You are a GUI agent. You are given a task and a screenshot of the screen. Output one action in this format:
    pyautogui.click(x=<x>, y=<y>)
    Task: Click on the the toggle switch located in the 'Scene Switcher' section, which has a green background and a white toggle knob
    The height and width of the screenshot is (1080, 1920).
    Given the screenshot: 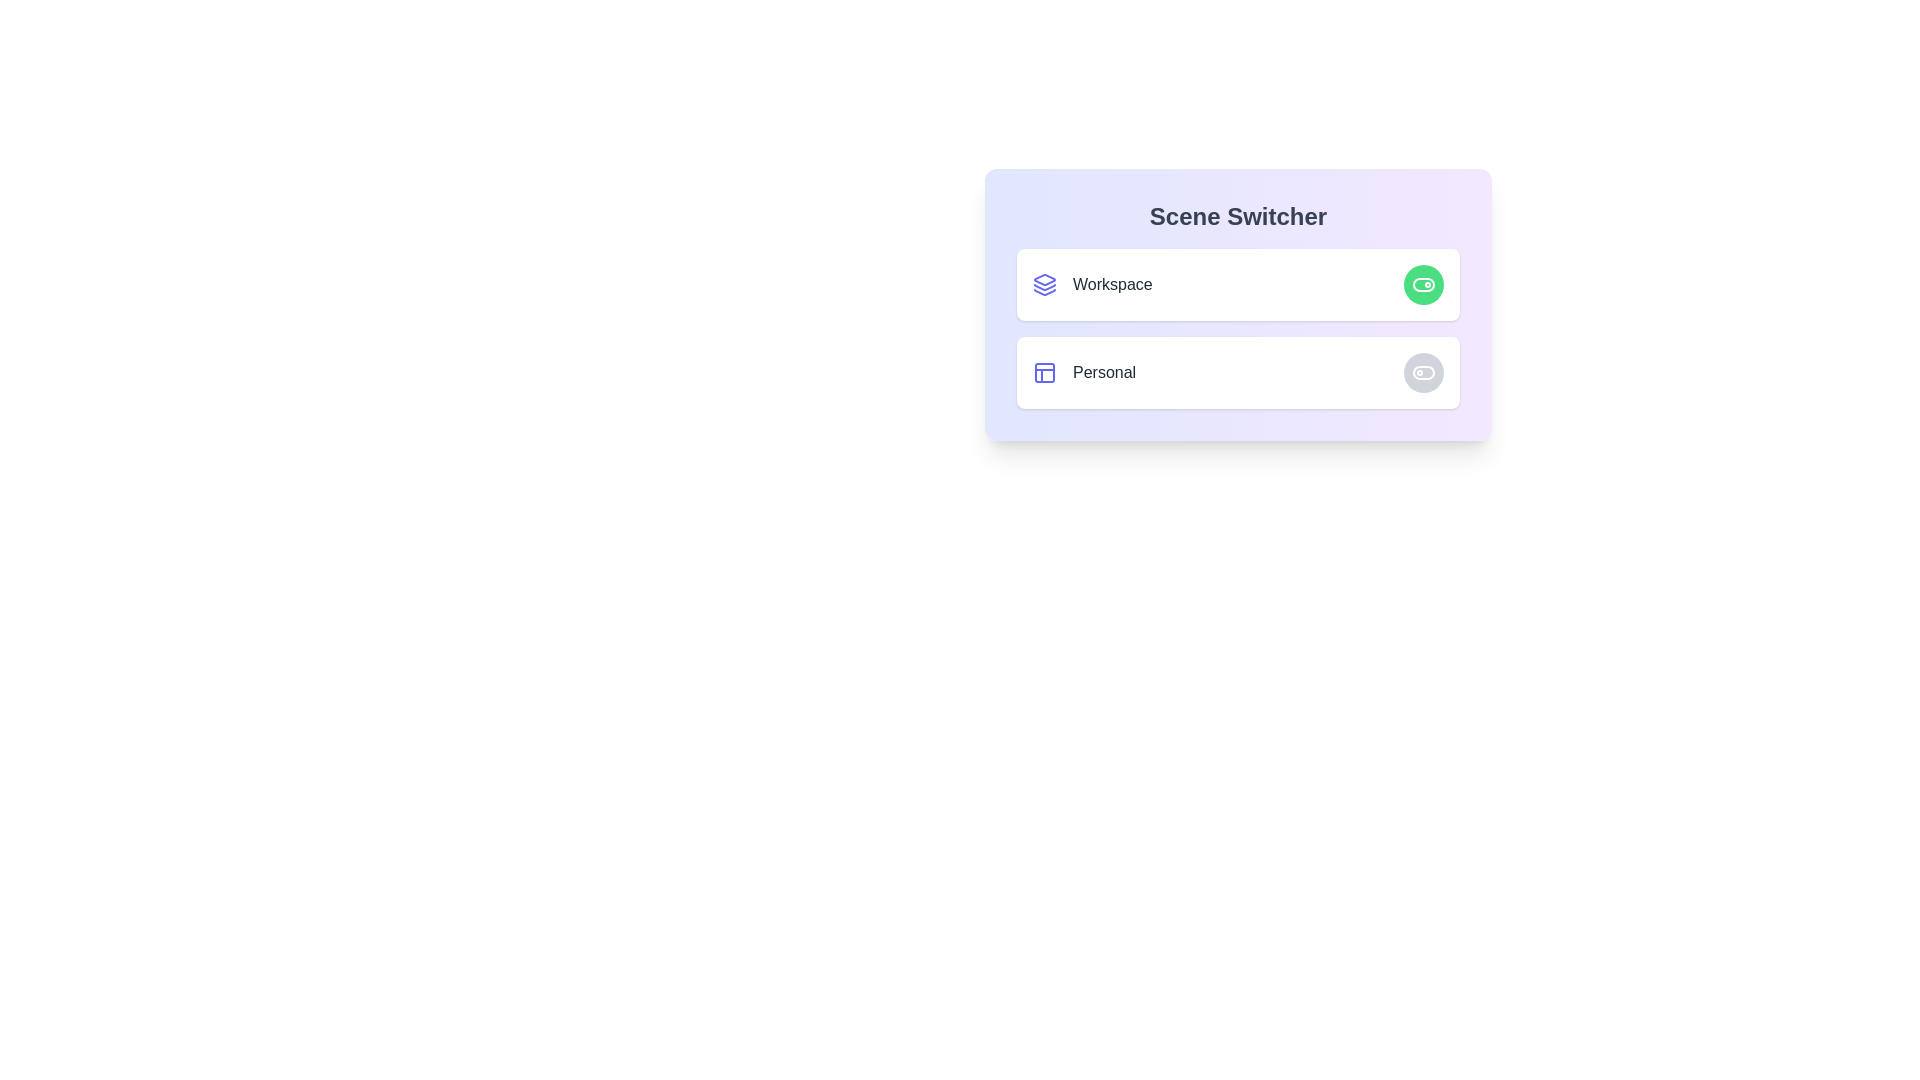 What is the action you would take?
    pyautogui.click(x=1423, y=285)
    